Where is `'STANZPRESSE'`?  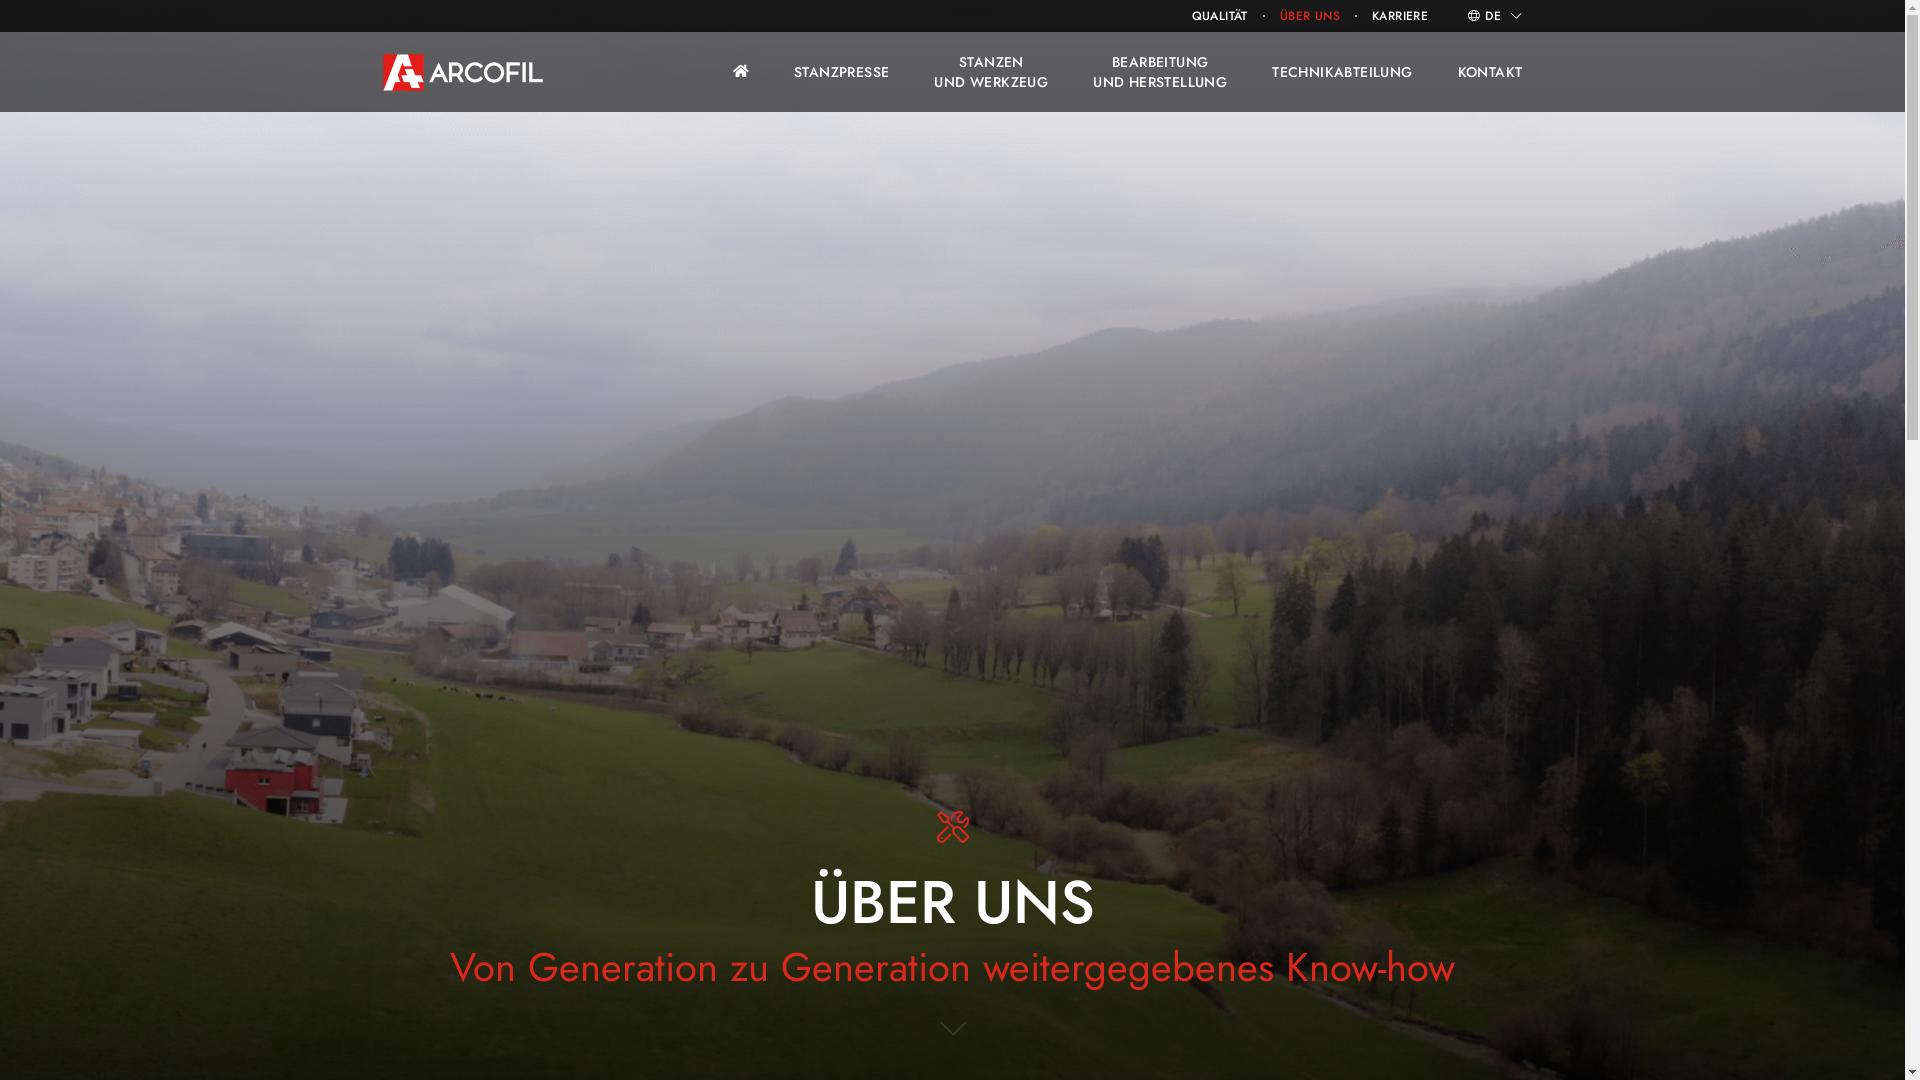
'STANZPRESSE' is located at coordinates (792, 71).